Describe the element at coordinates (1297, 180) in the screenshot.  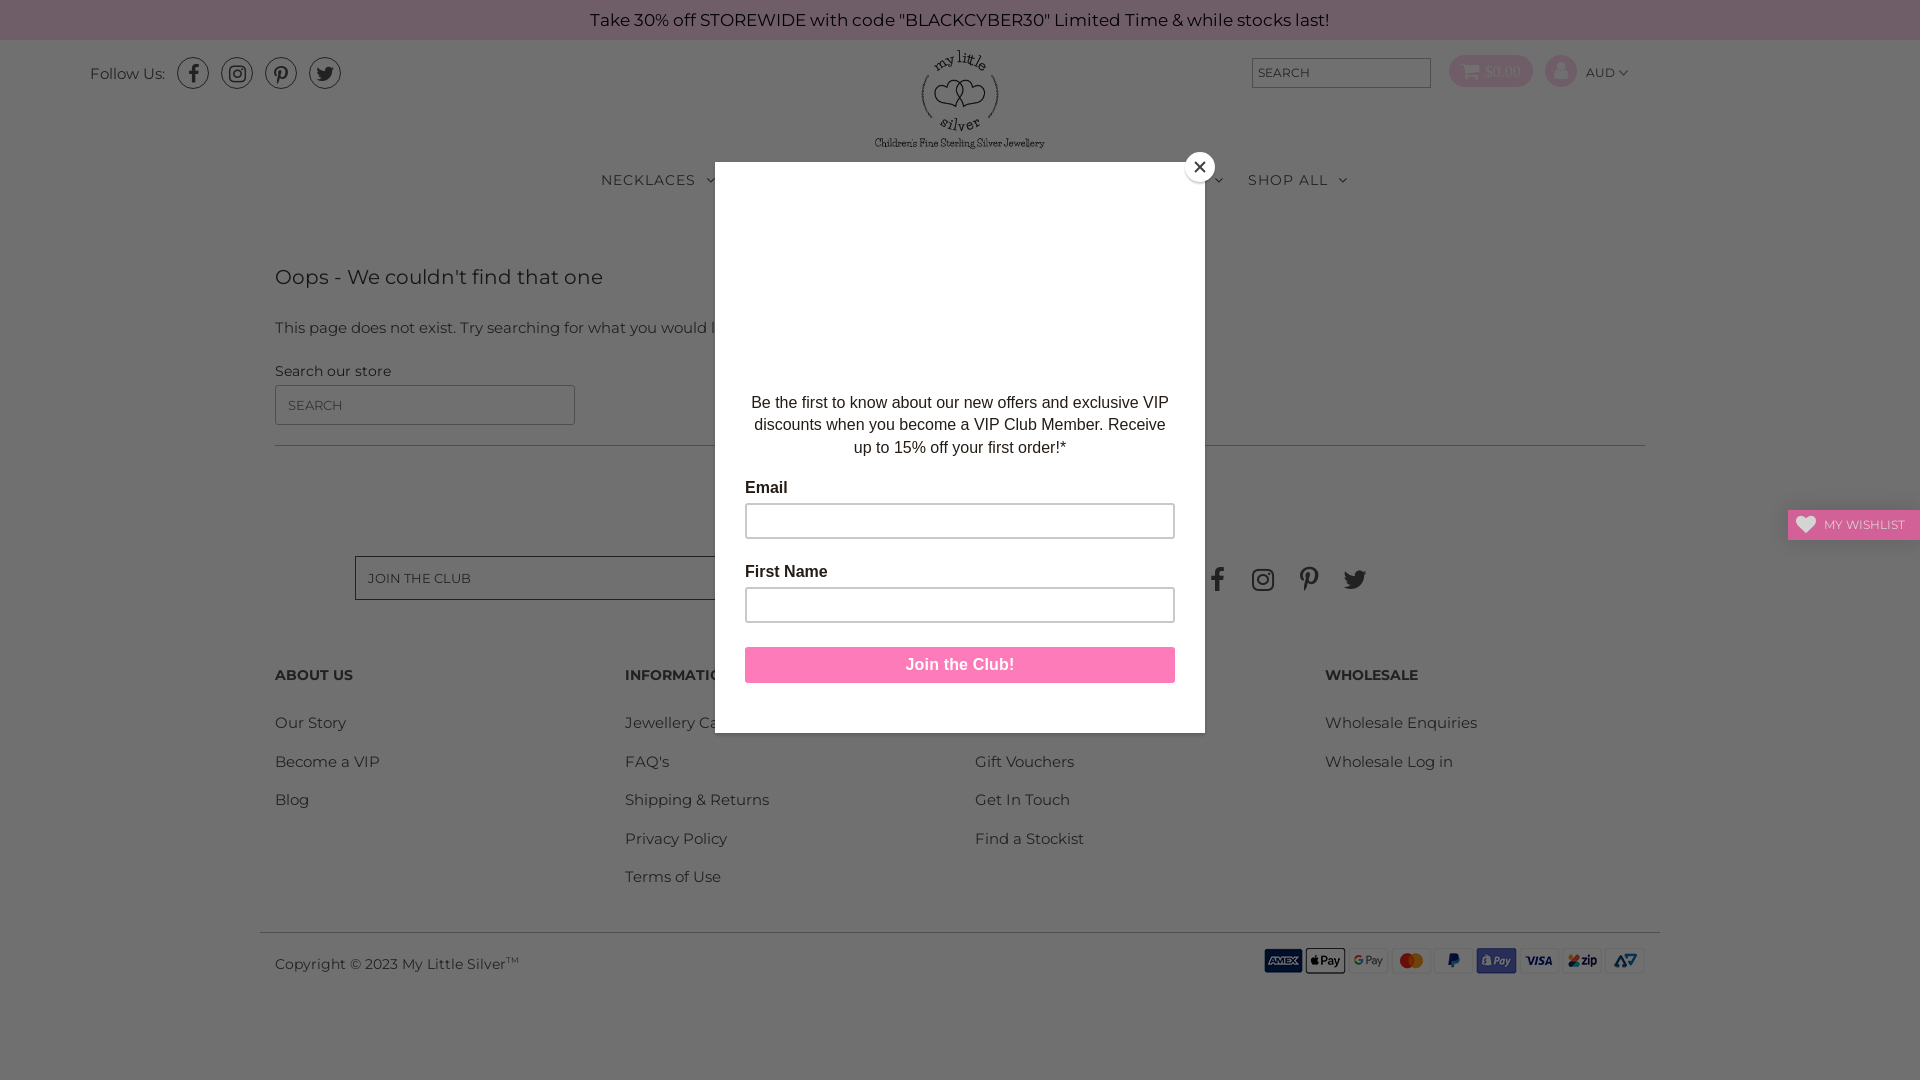
I see `'SHOP ALL'` at that location.